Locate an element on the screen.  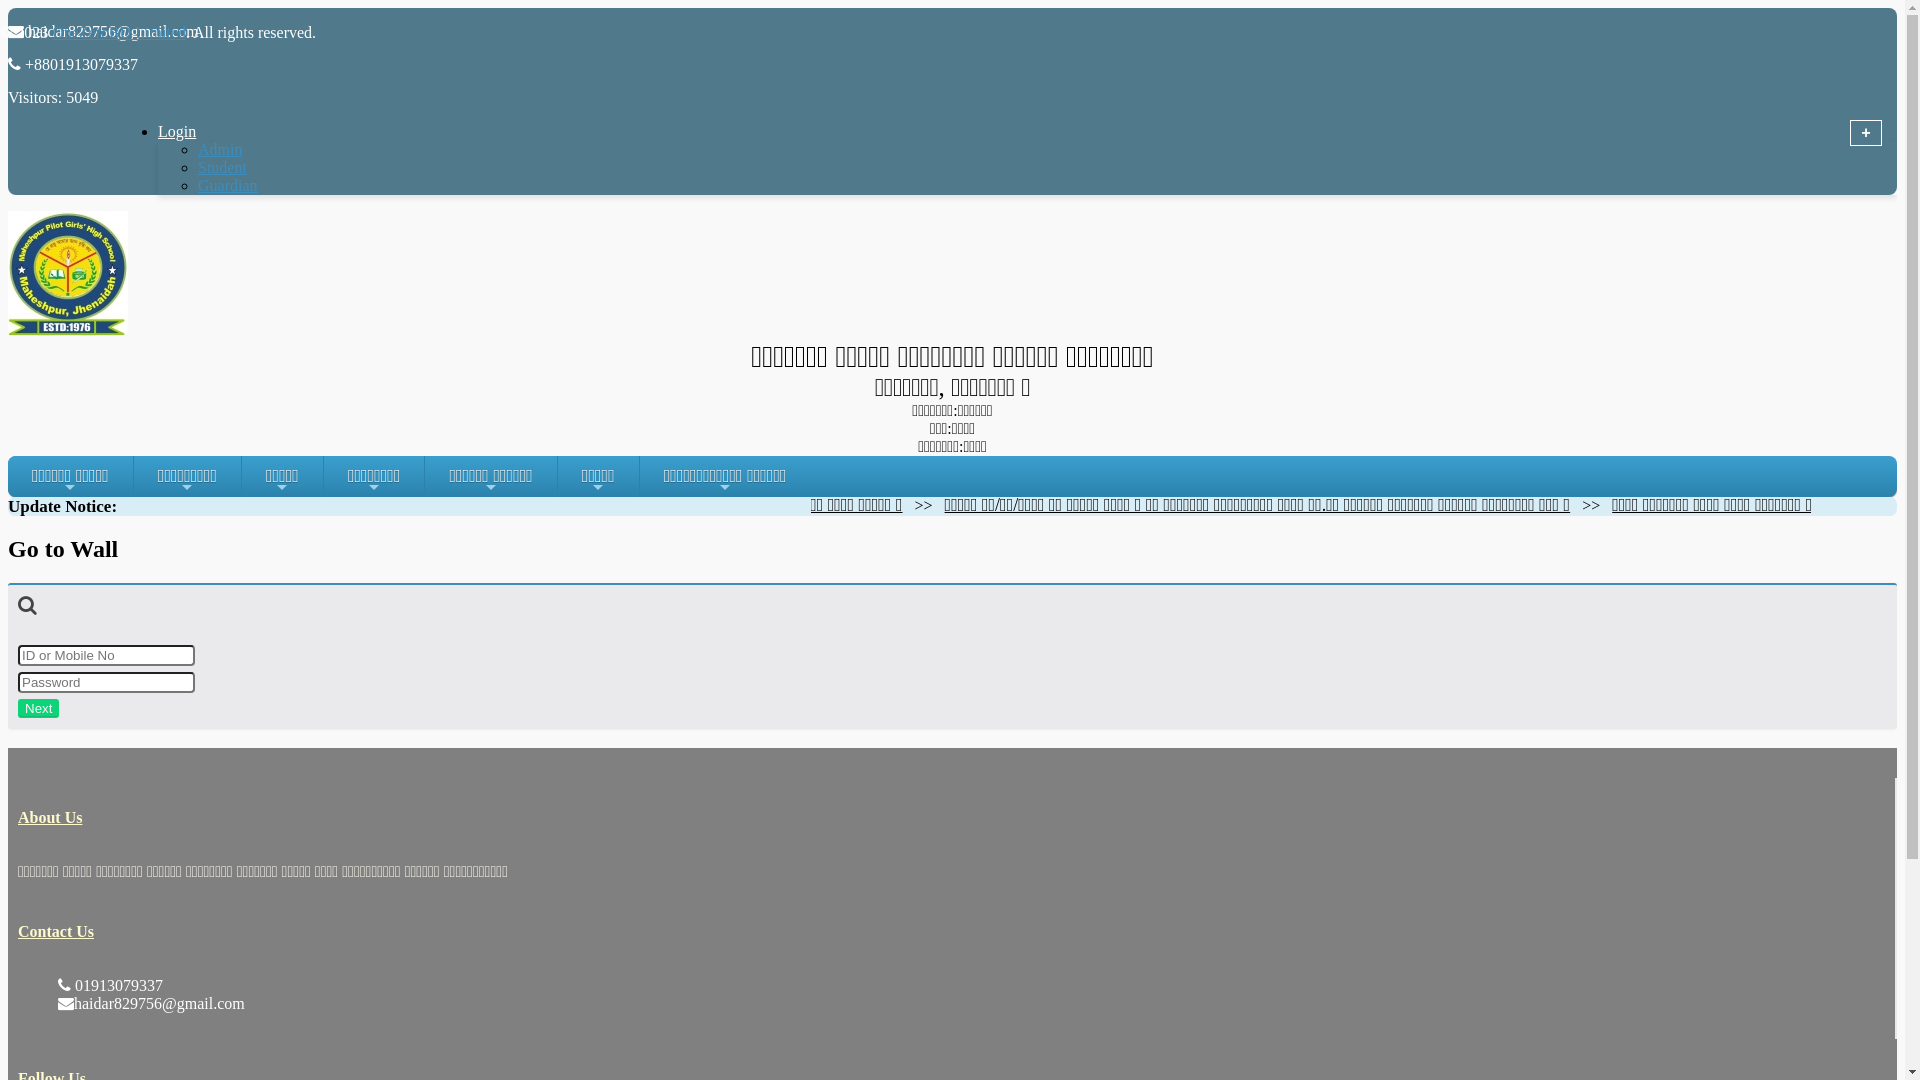
'OneZeroBD Limited' is located at coordinates (118, 32).